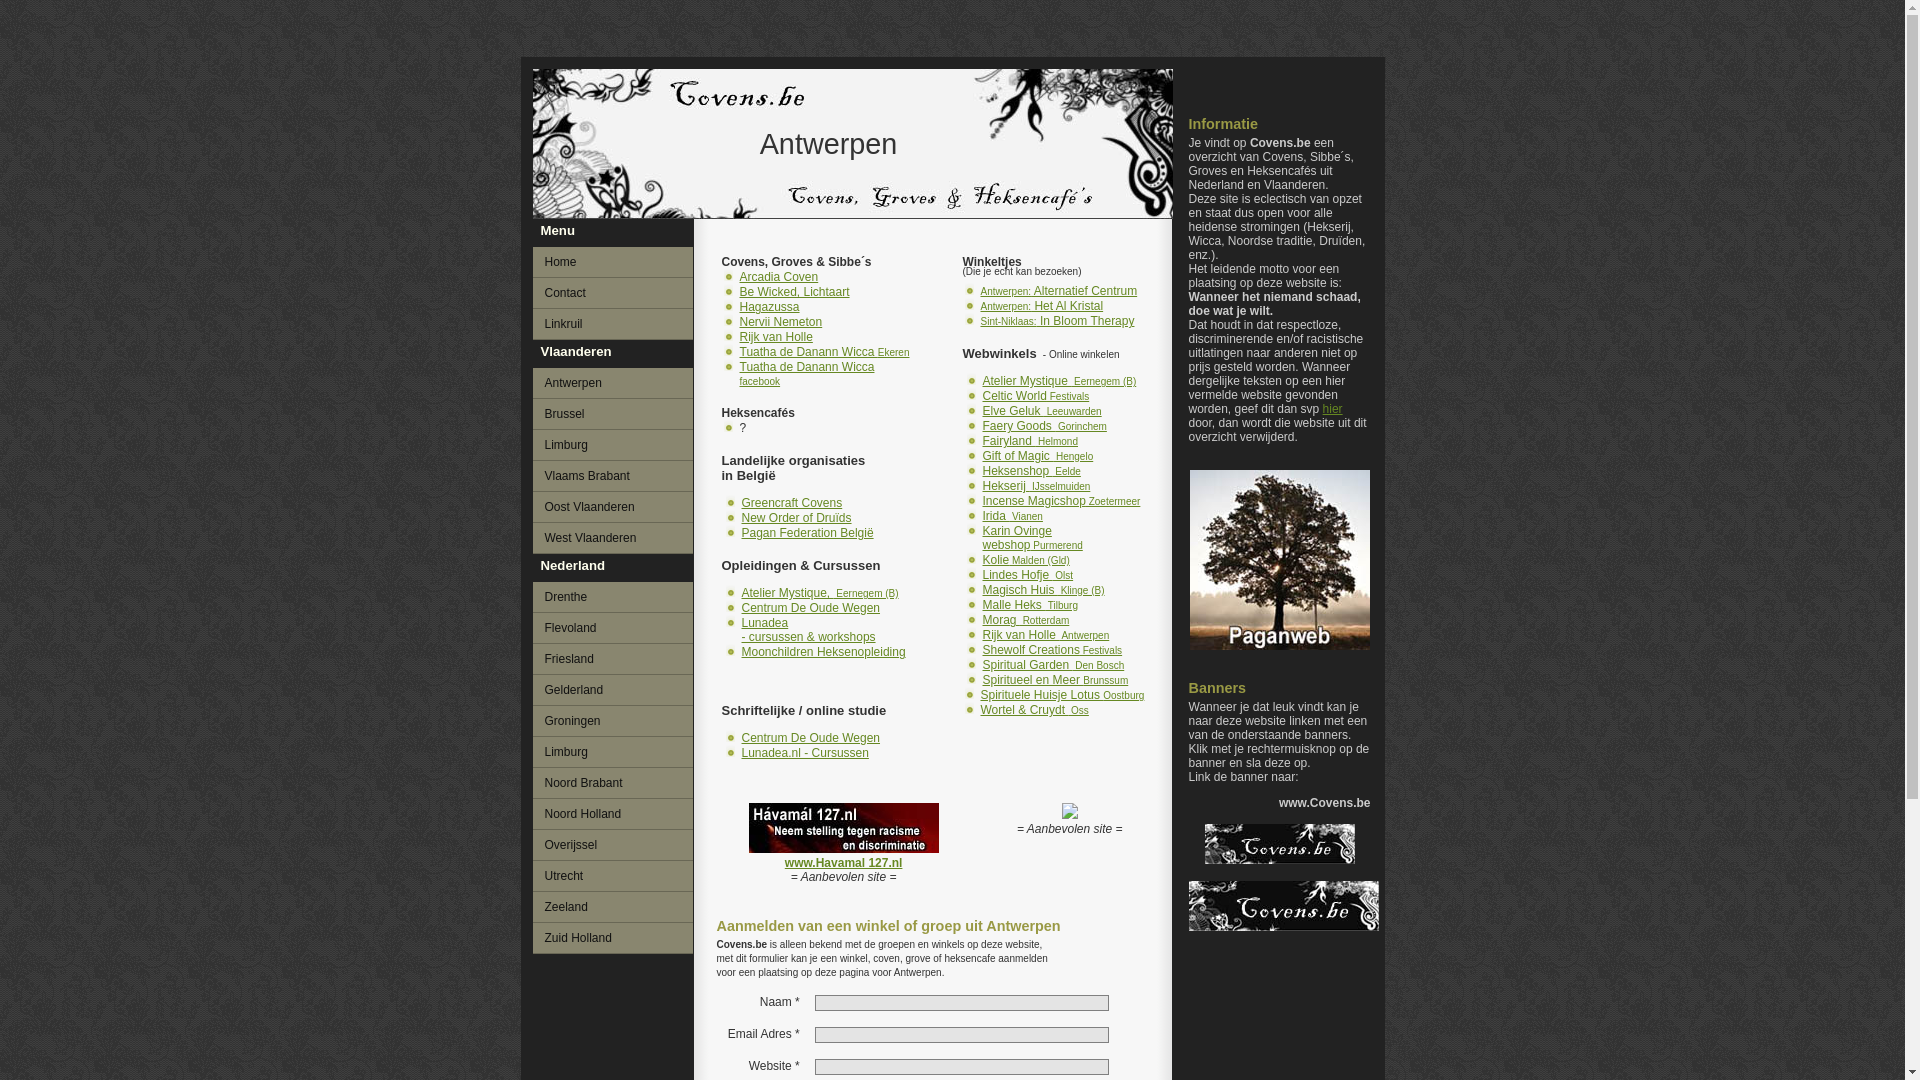  I want to click on 'Fairyland  Helmond', so click(1030, 439).